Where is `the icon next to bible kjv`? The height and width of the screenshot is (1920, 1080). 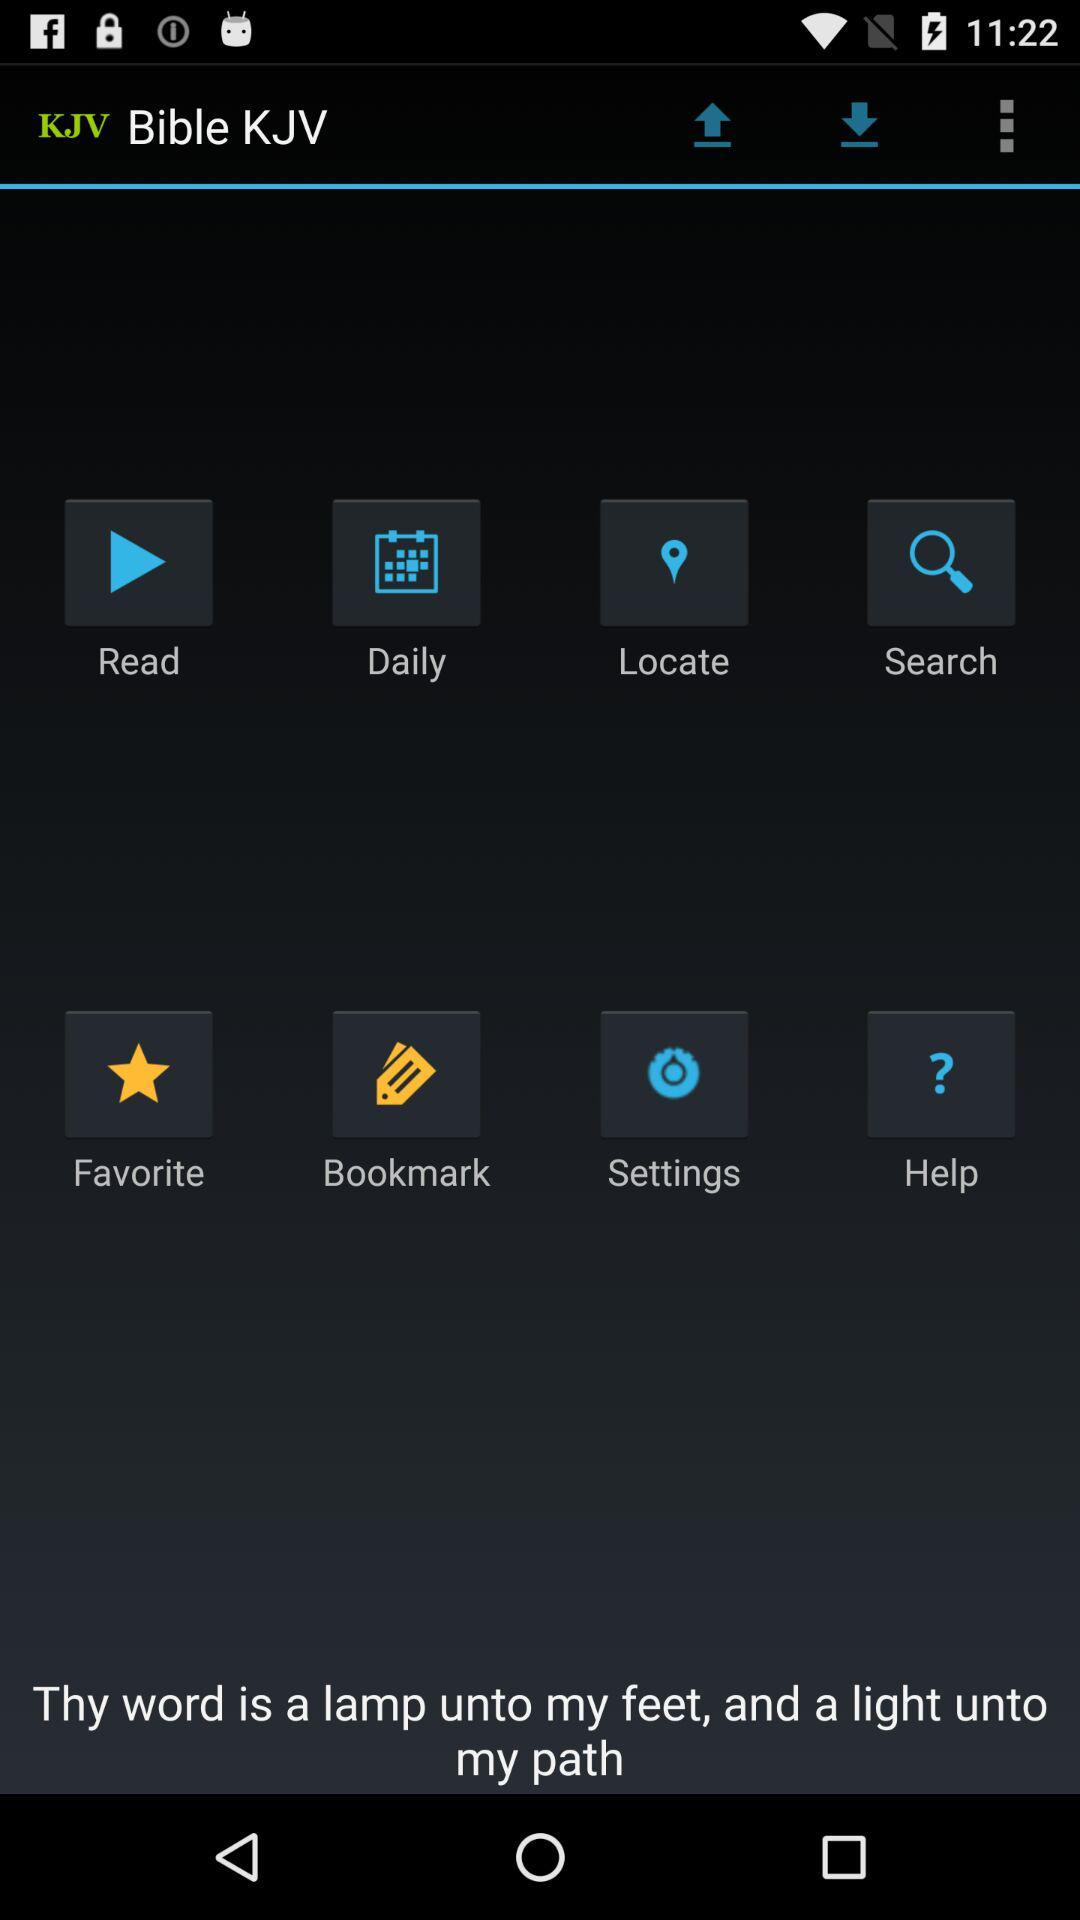 the icon next to bible kjv is located at coordinates (711, 124).